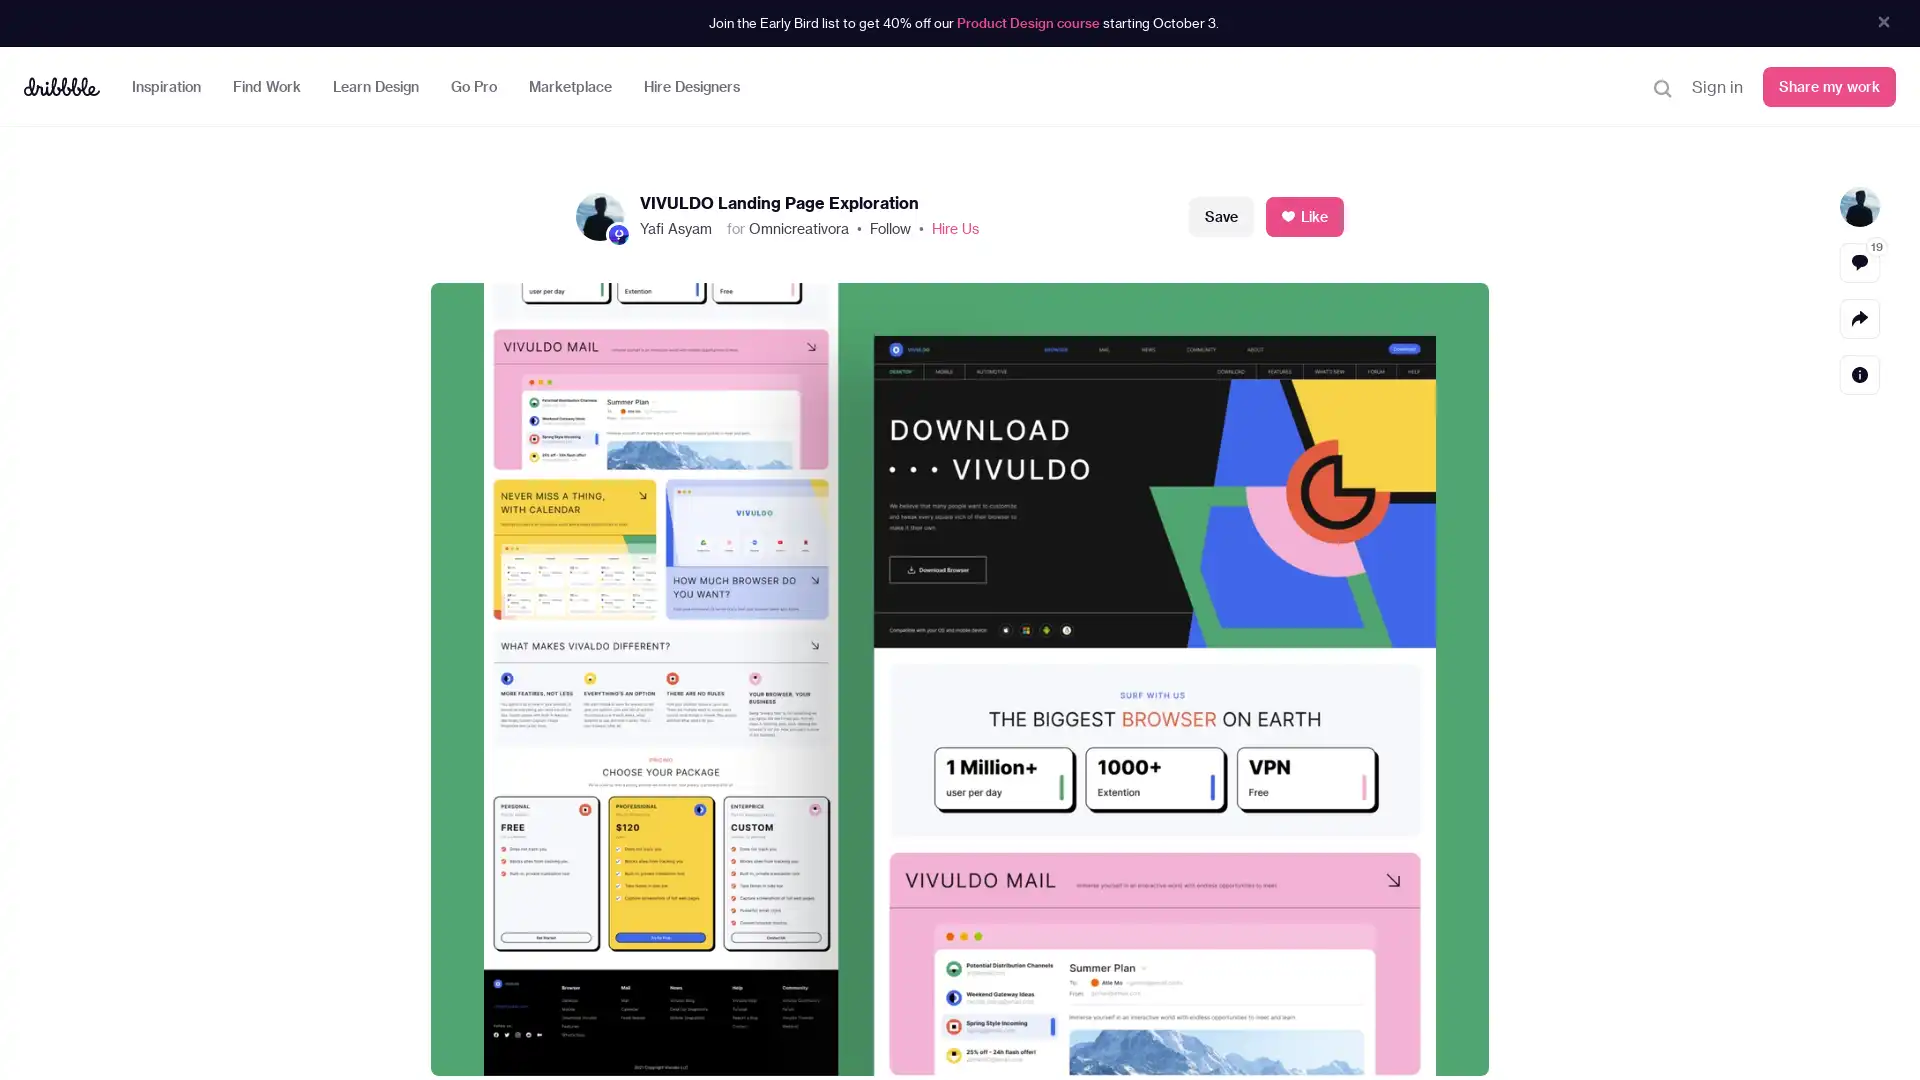 The height and width of the screenshot is (1080, 1920). I want to click on Detail actions, so click(1859, 374).